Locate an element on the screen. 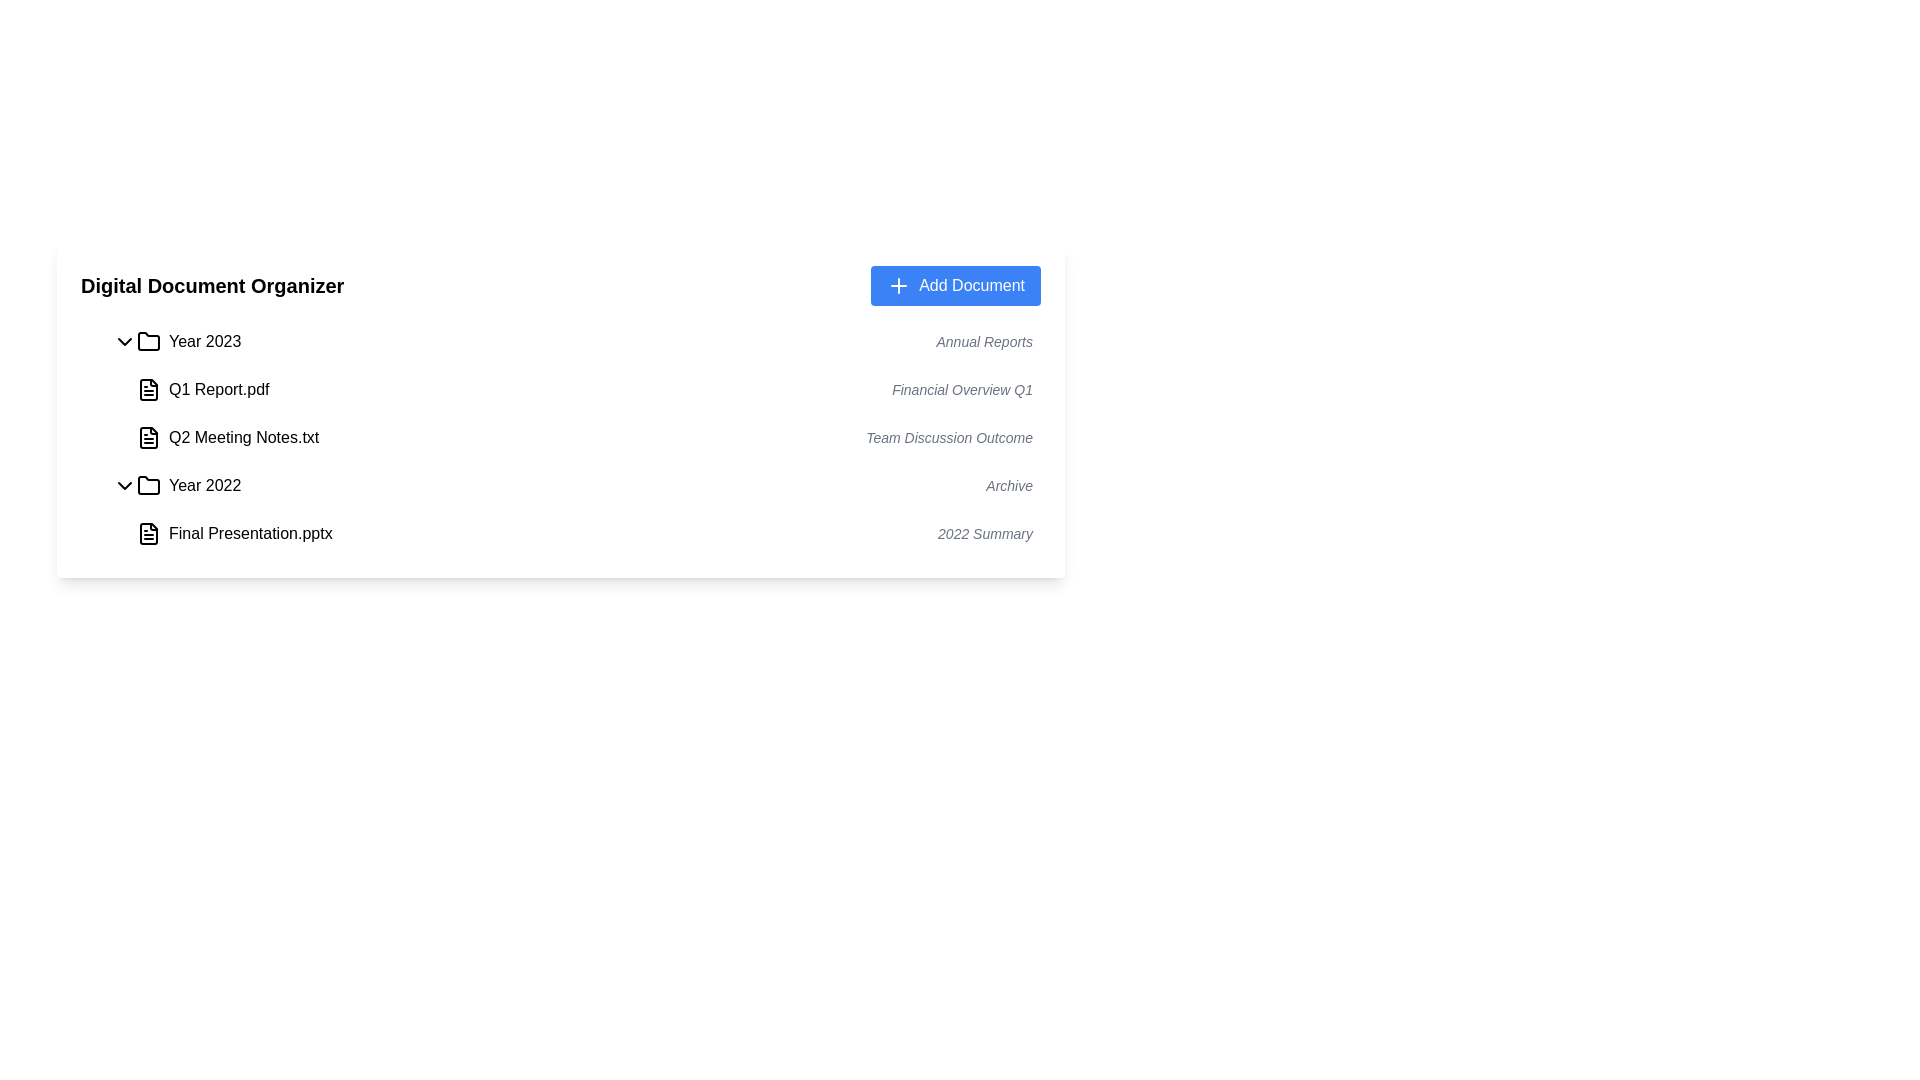 This screenshot has height=1080, width=1920. the first file entry labeled 'Final Presentation.pptx' under the 'Year 2022' section is located at coordinates (584, 532).